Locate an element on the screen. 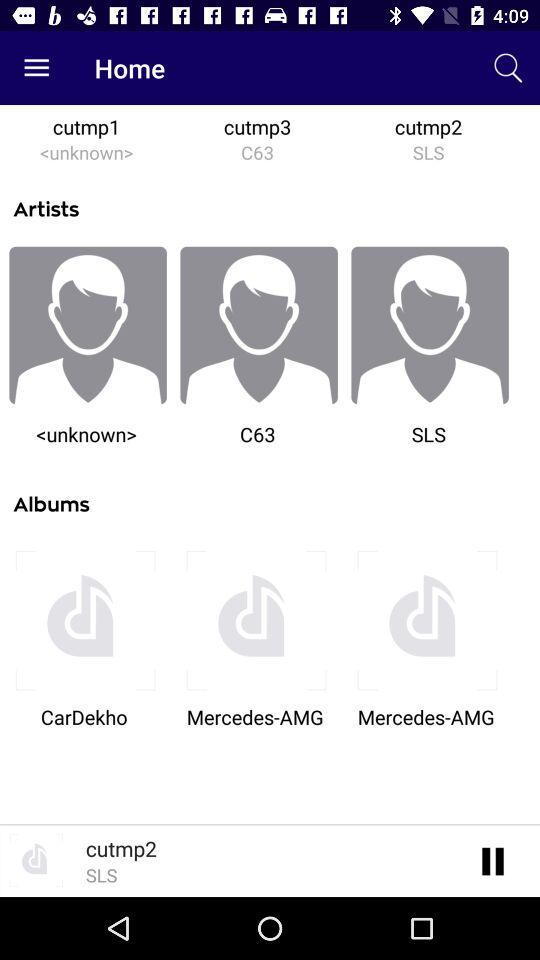 The width and height of the screenshot is (540, 960). the pause icon is located at coordinates (492, 859).